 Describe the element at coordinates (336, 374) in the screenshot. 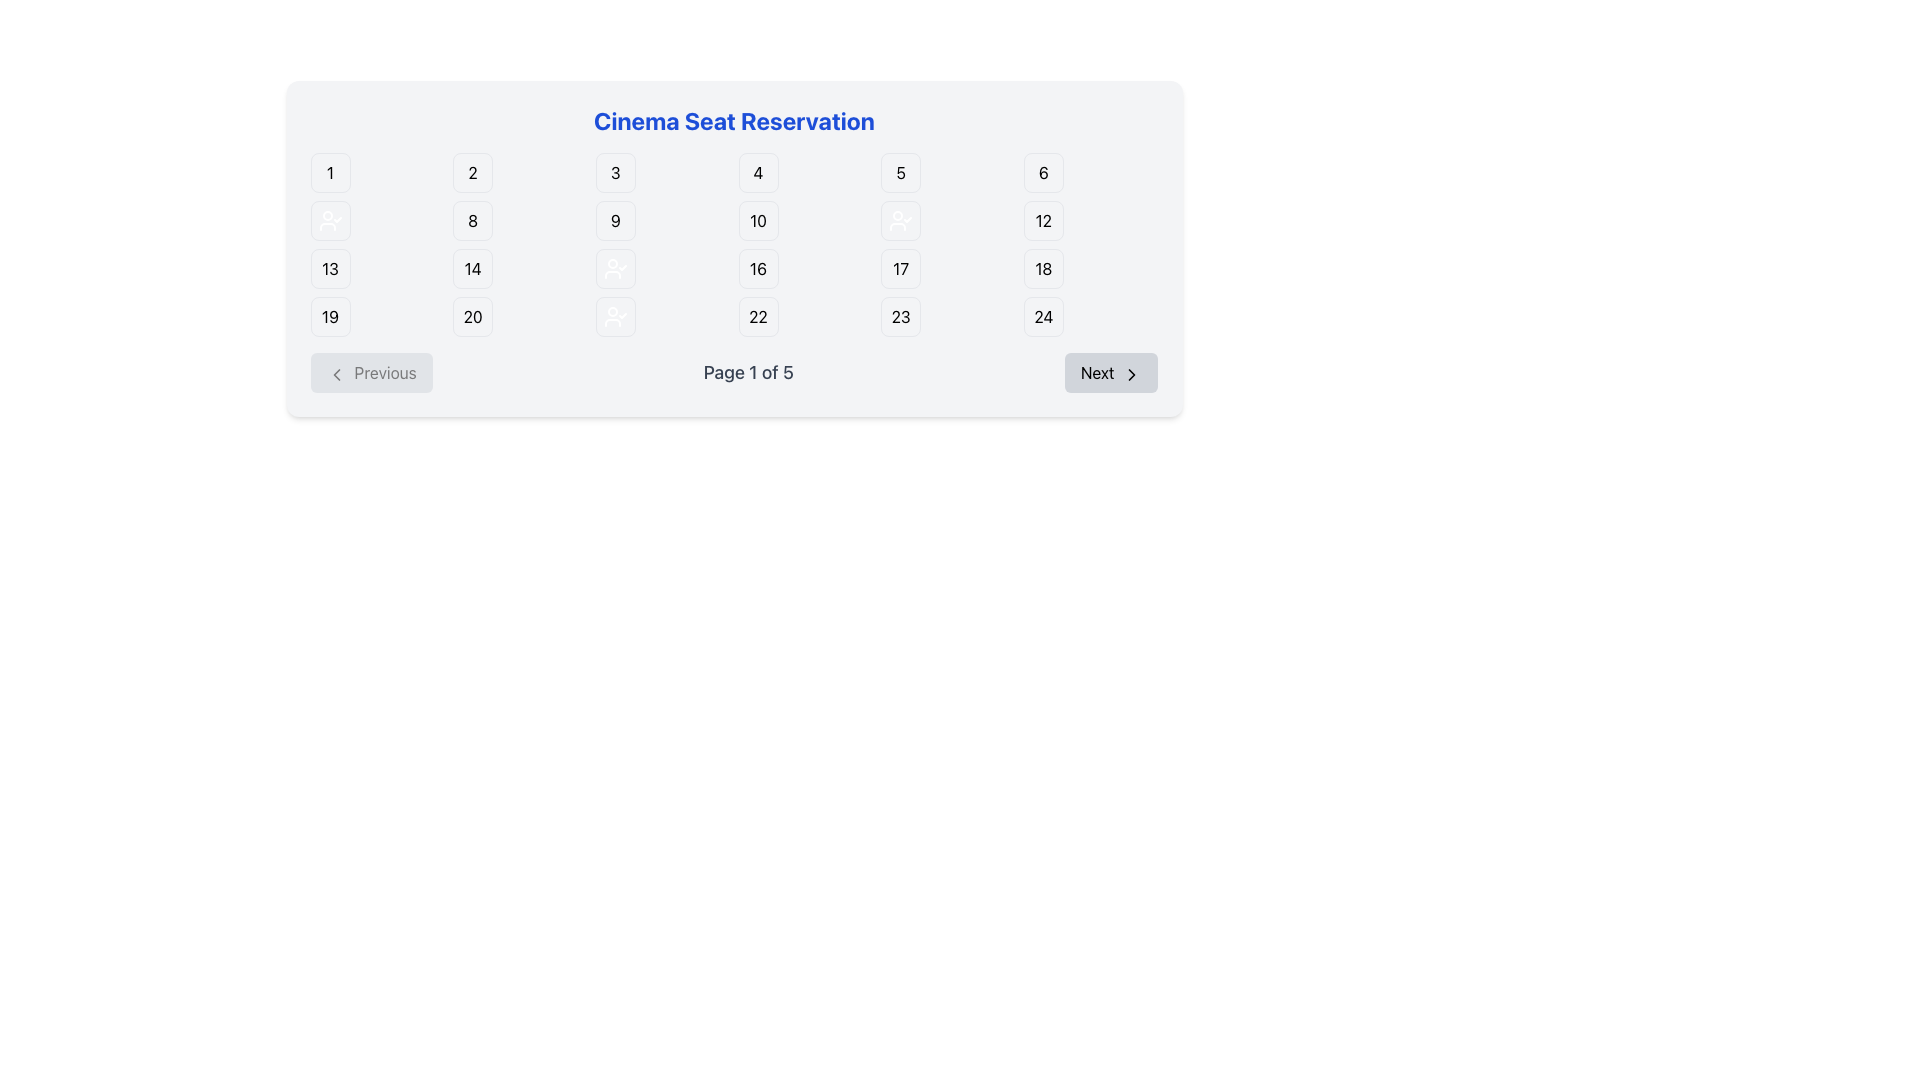

I see `the left arrow icon within the 'Previous' button` at that location.